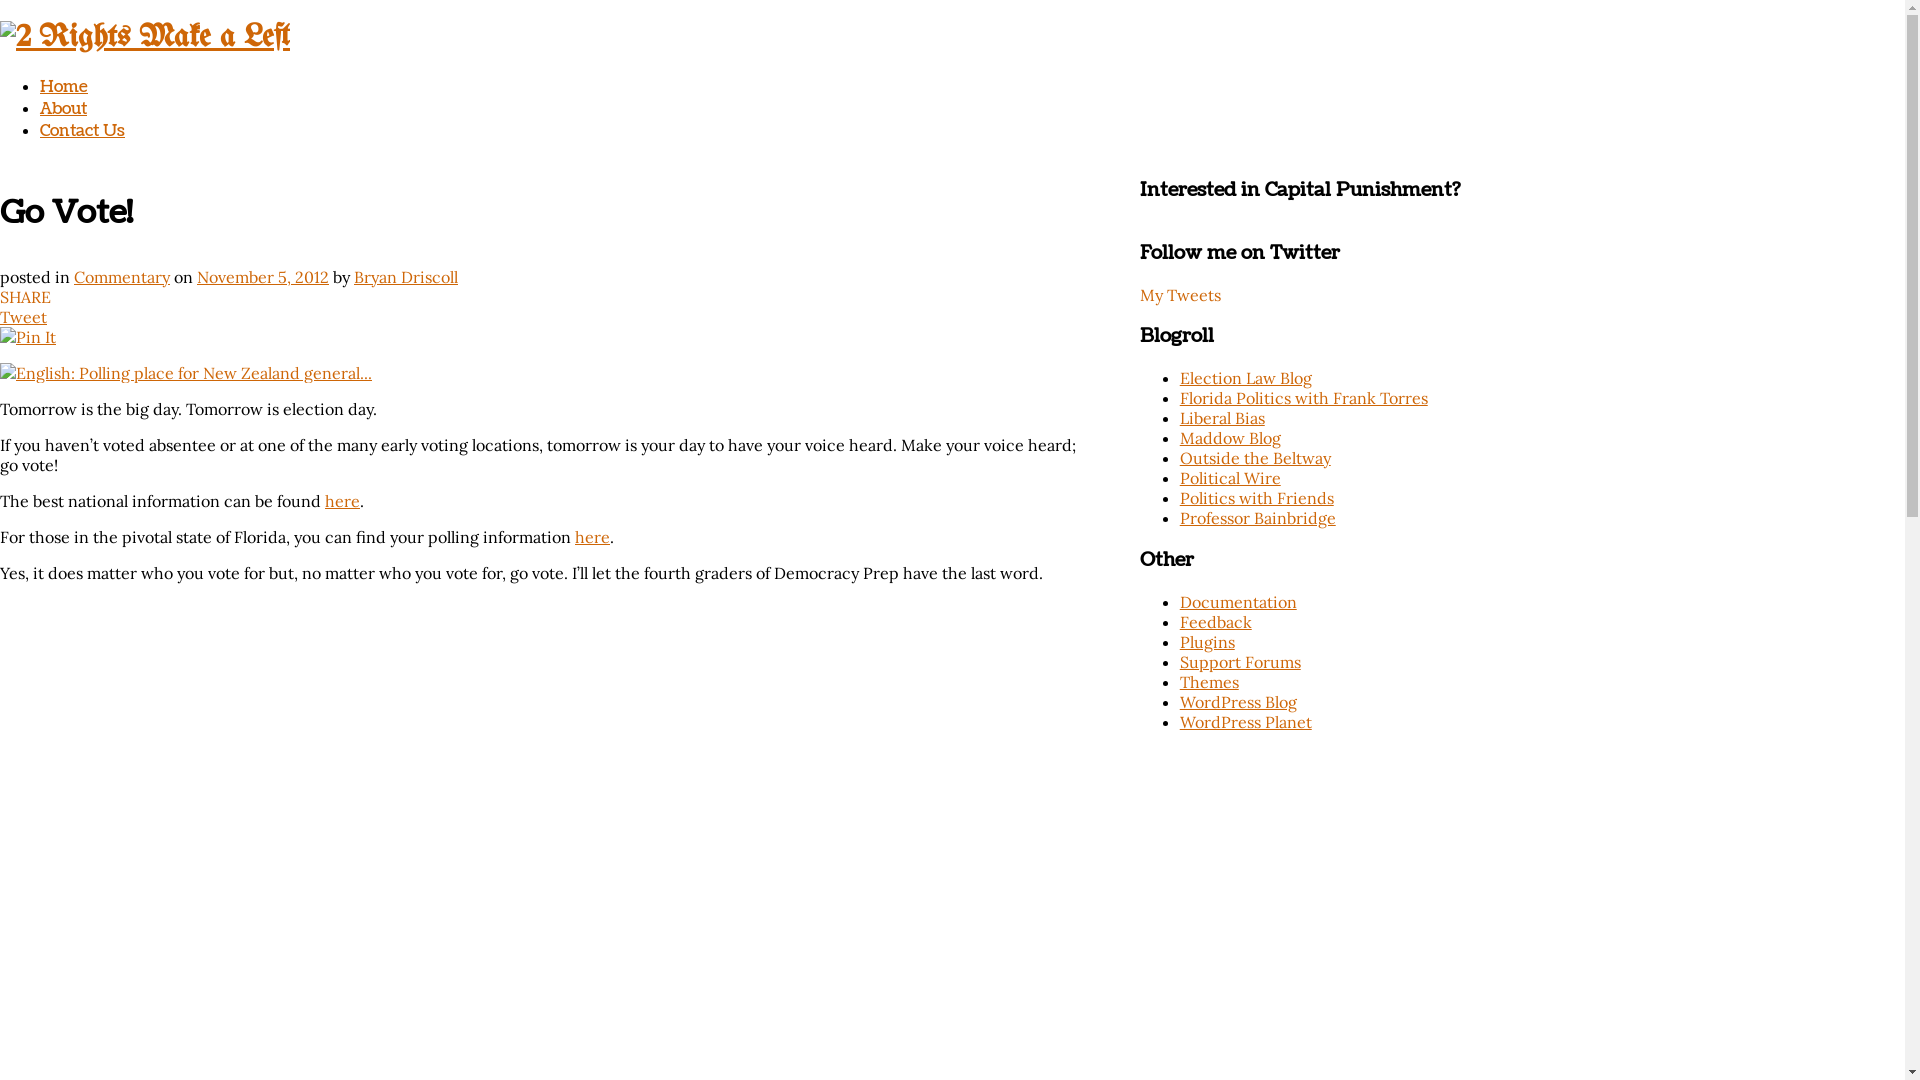  Describe the element at coordinates (1245, 378) in the screenshot. I see `'Election Law Blog'` at that location.